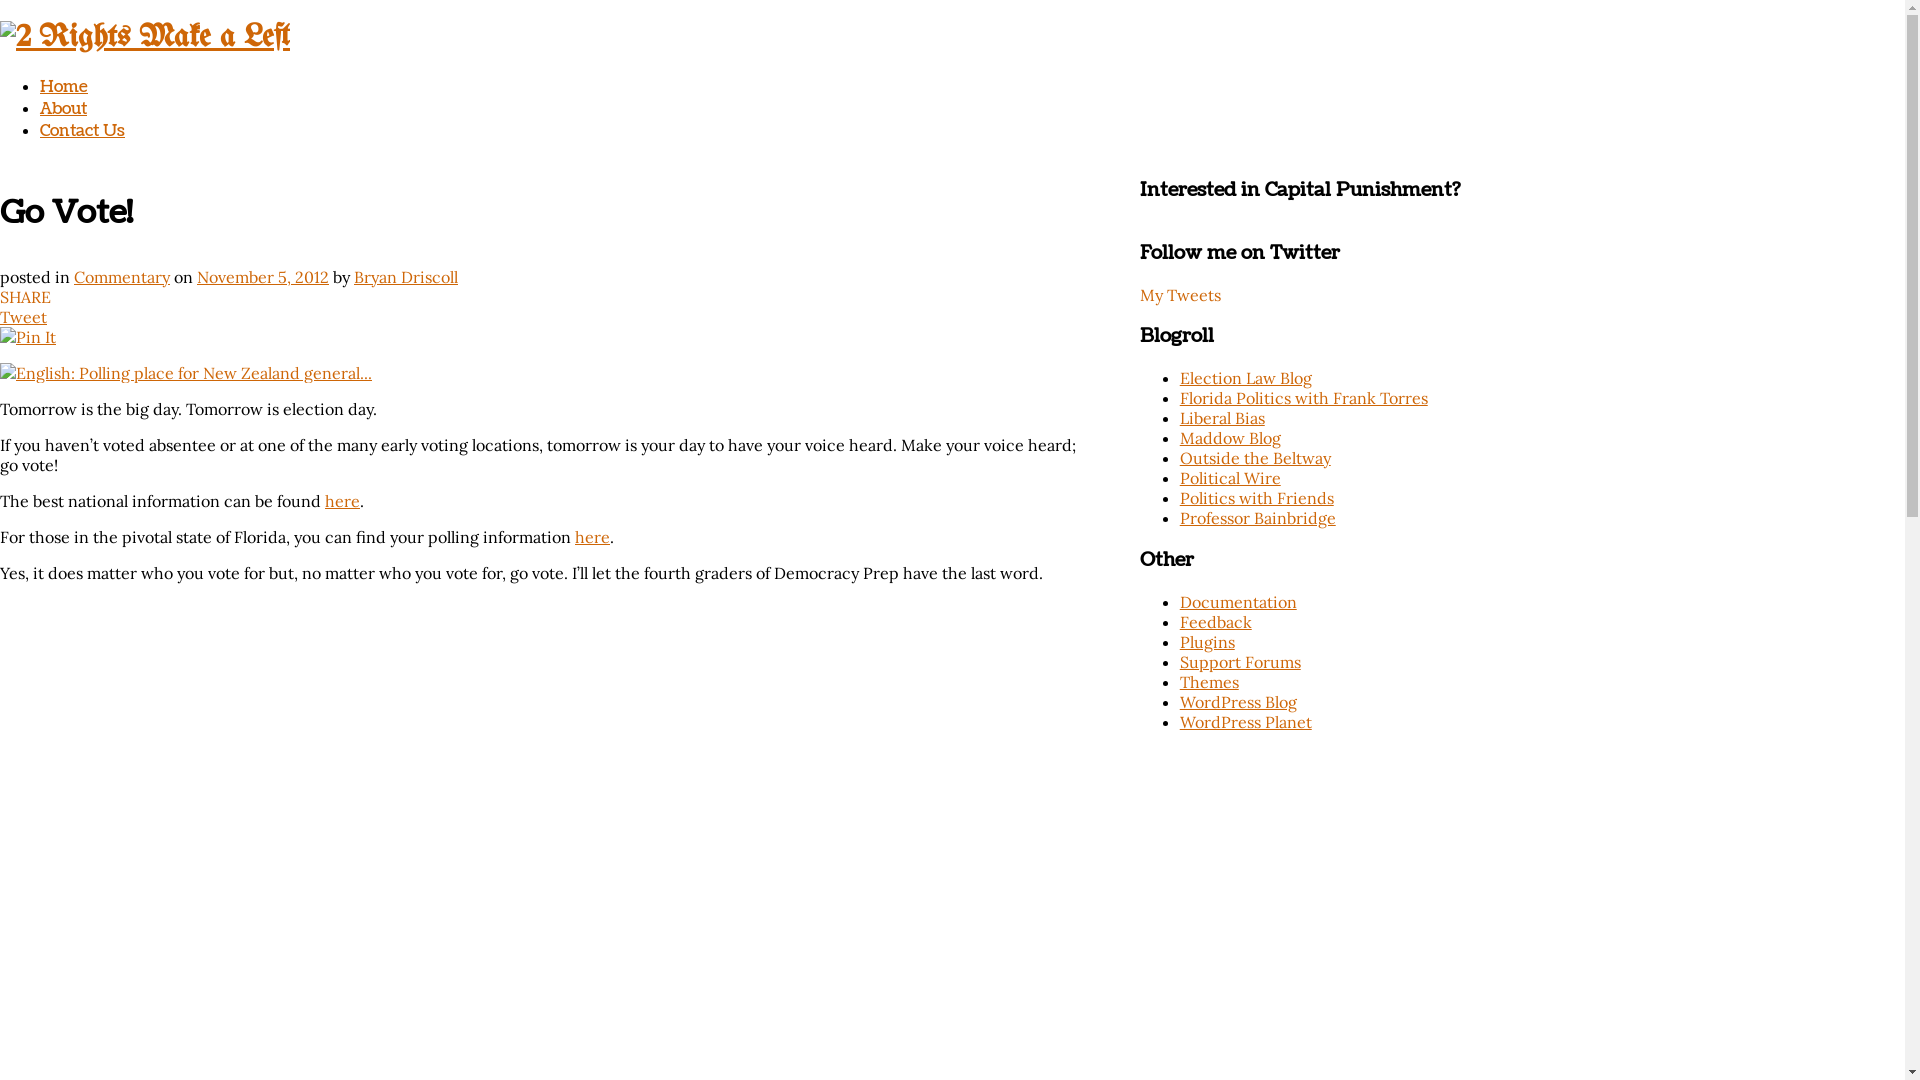  Describe the element at coordinates (1245, 378) in the screenshot. I see `'Election Law Blog'` at that location.